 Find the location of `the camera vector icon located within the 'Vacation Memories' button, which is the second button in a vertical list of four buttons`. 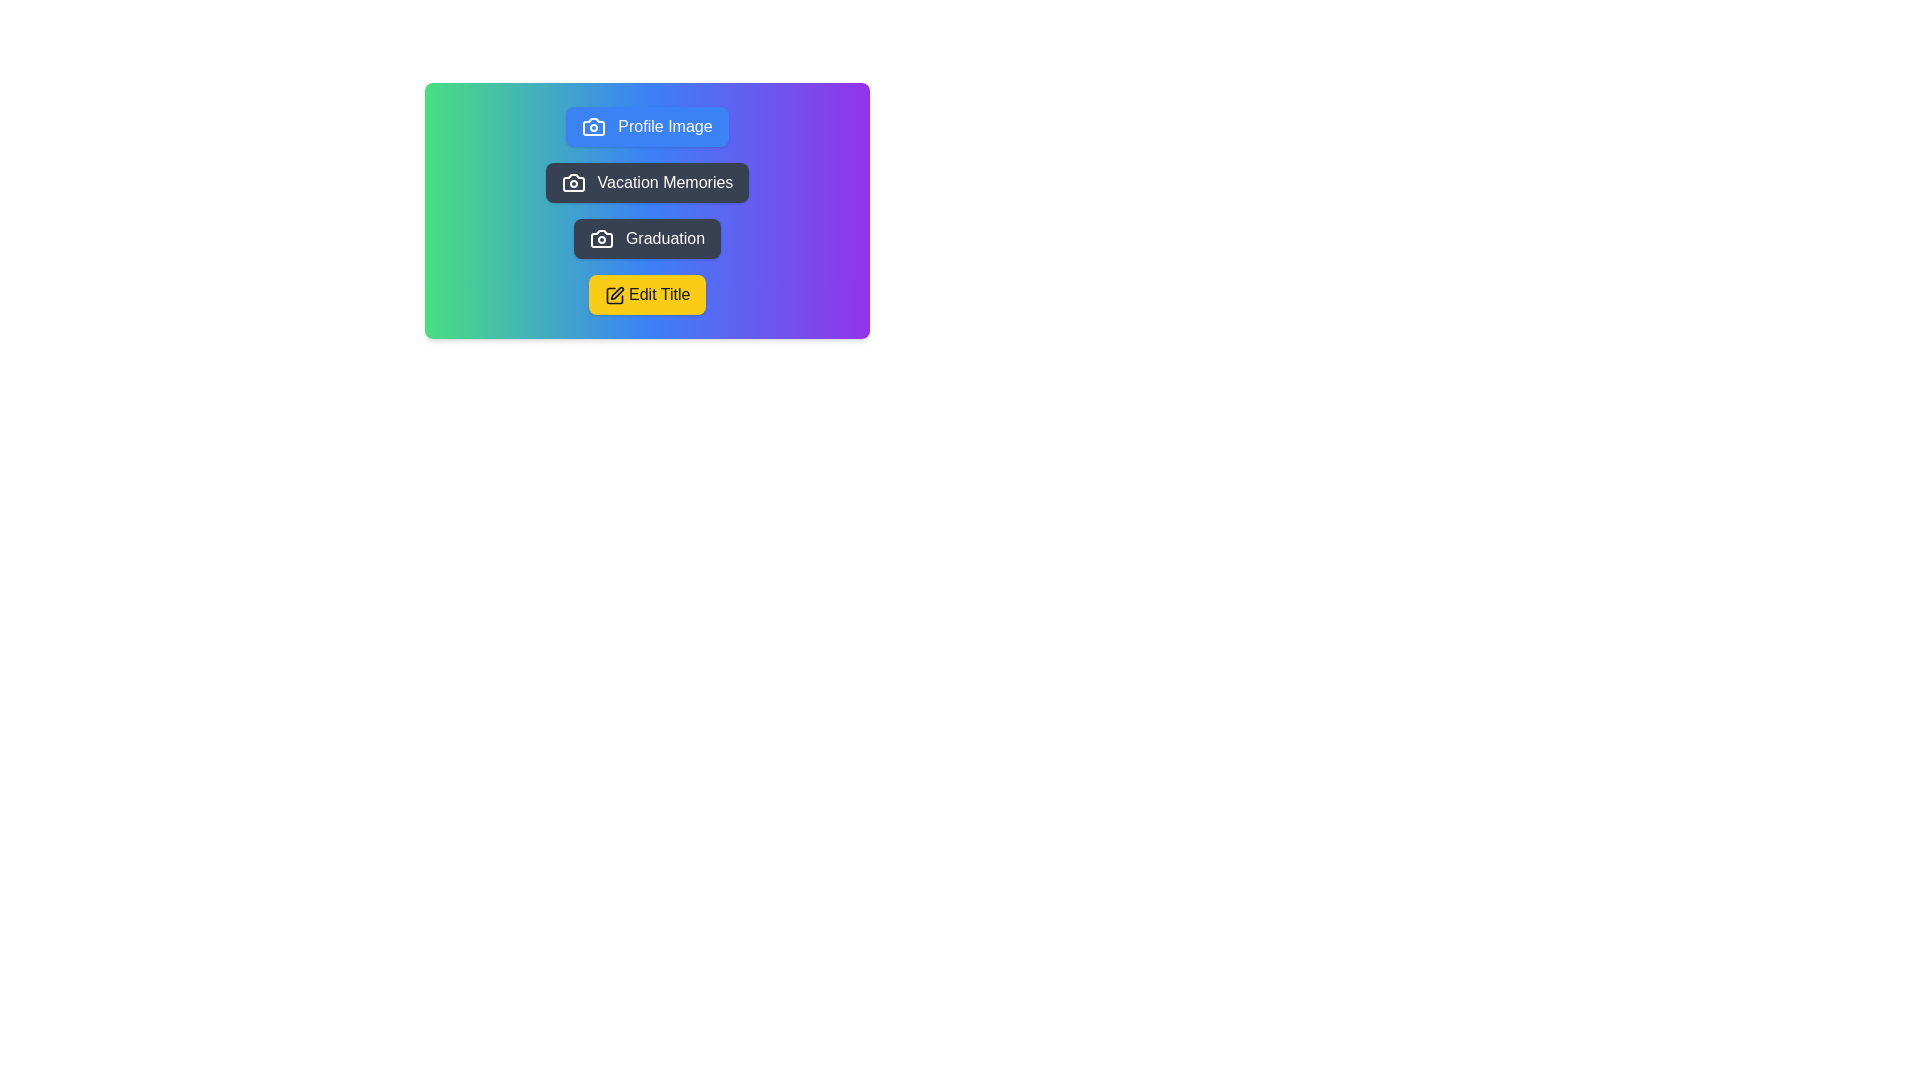

the camera vector icon located within the 'Vacation Memories' button, which is the second button in a vertical list of four buttons is located at coordinates (572, 182).